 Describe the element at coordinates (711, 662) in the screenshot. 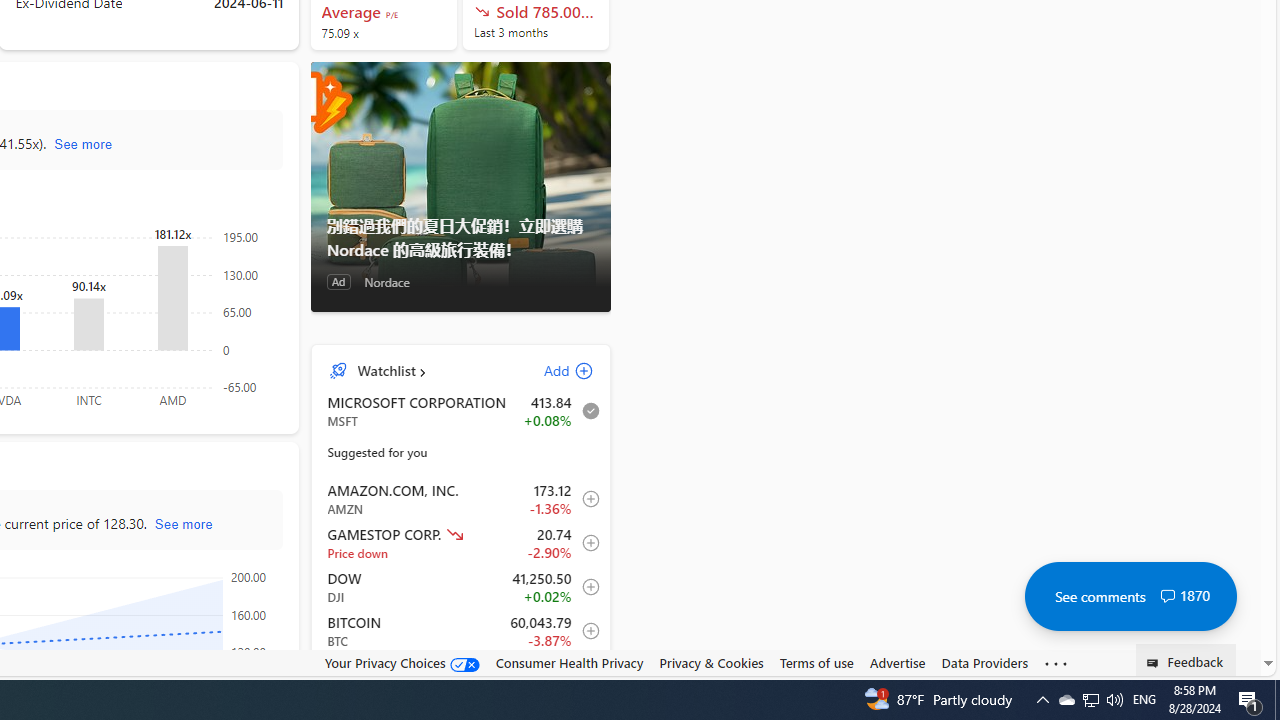

I see `'Privacy & Cookies'` at that location.